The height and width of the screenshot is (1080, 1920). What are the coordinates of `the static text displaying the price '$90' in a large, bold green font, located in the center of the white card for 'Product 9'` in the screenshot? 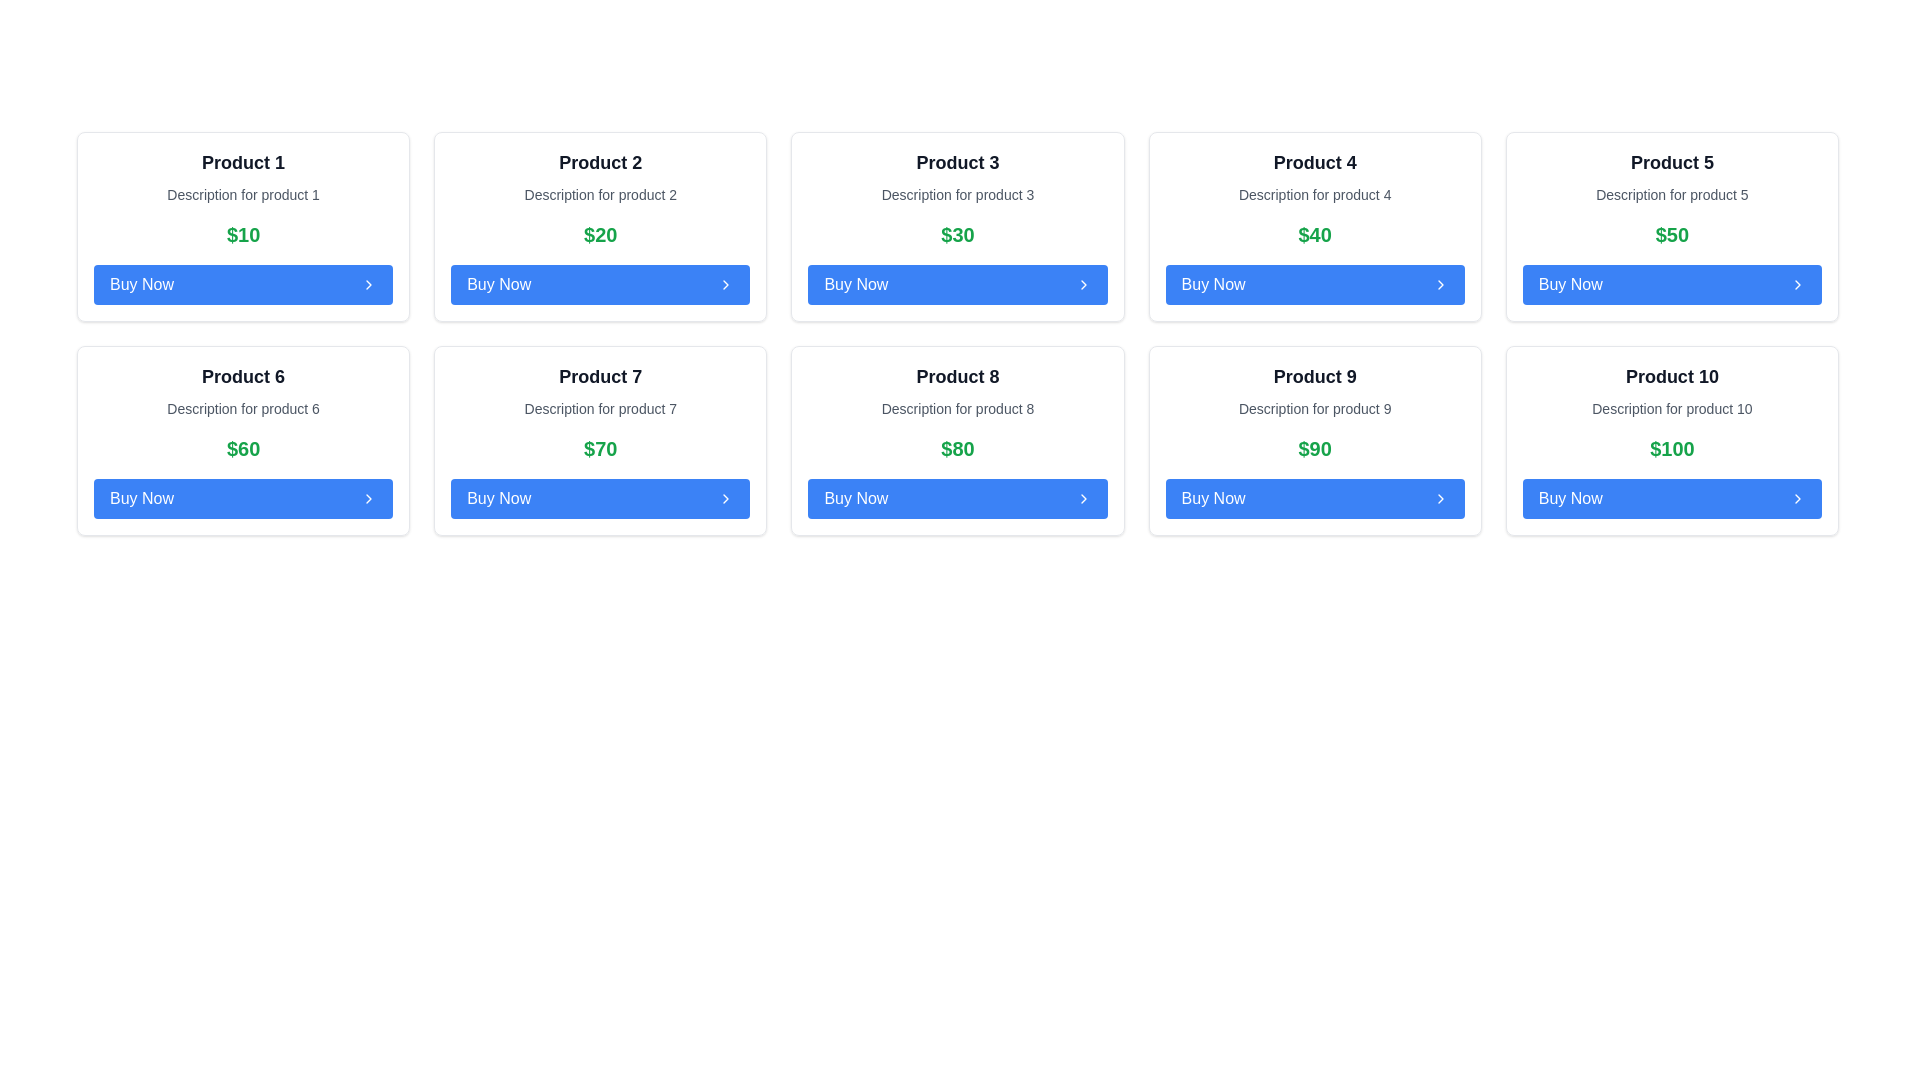 It's located at (1315, 447).